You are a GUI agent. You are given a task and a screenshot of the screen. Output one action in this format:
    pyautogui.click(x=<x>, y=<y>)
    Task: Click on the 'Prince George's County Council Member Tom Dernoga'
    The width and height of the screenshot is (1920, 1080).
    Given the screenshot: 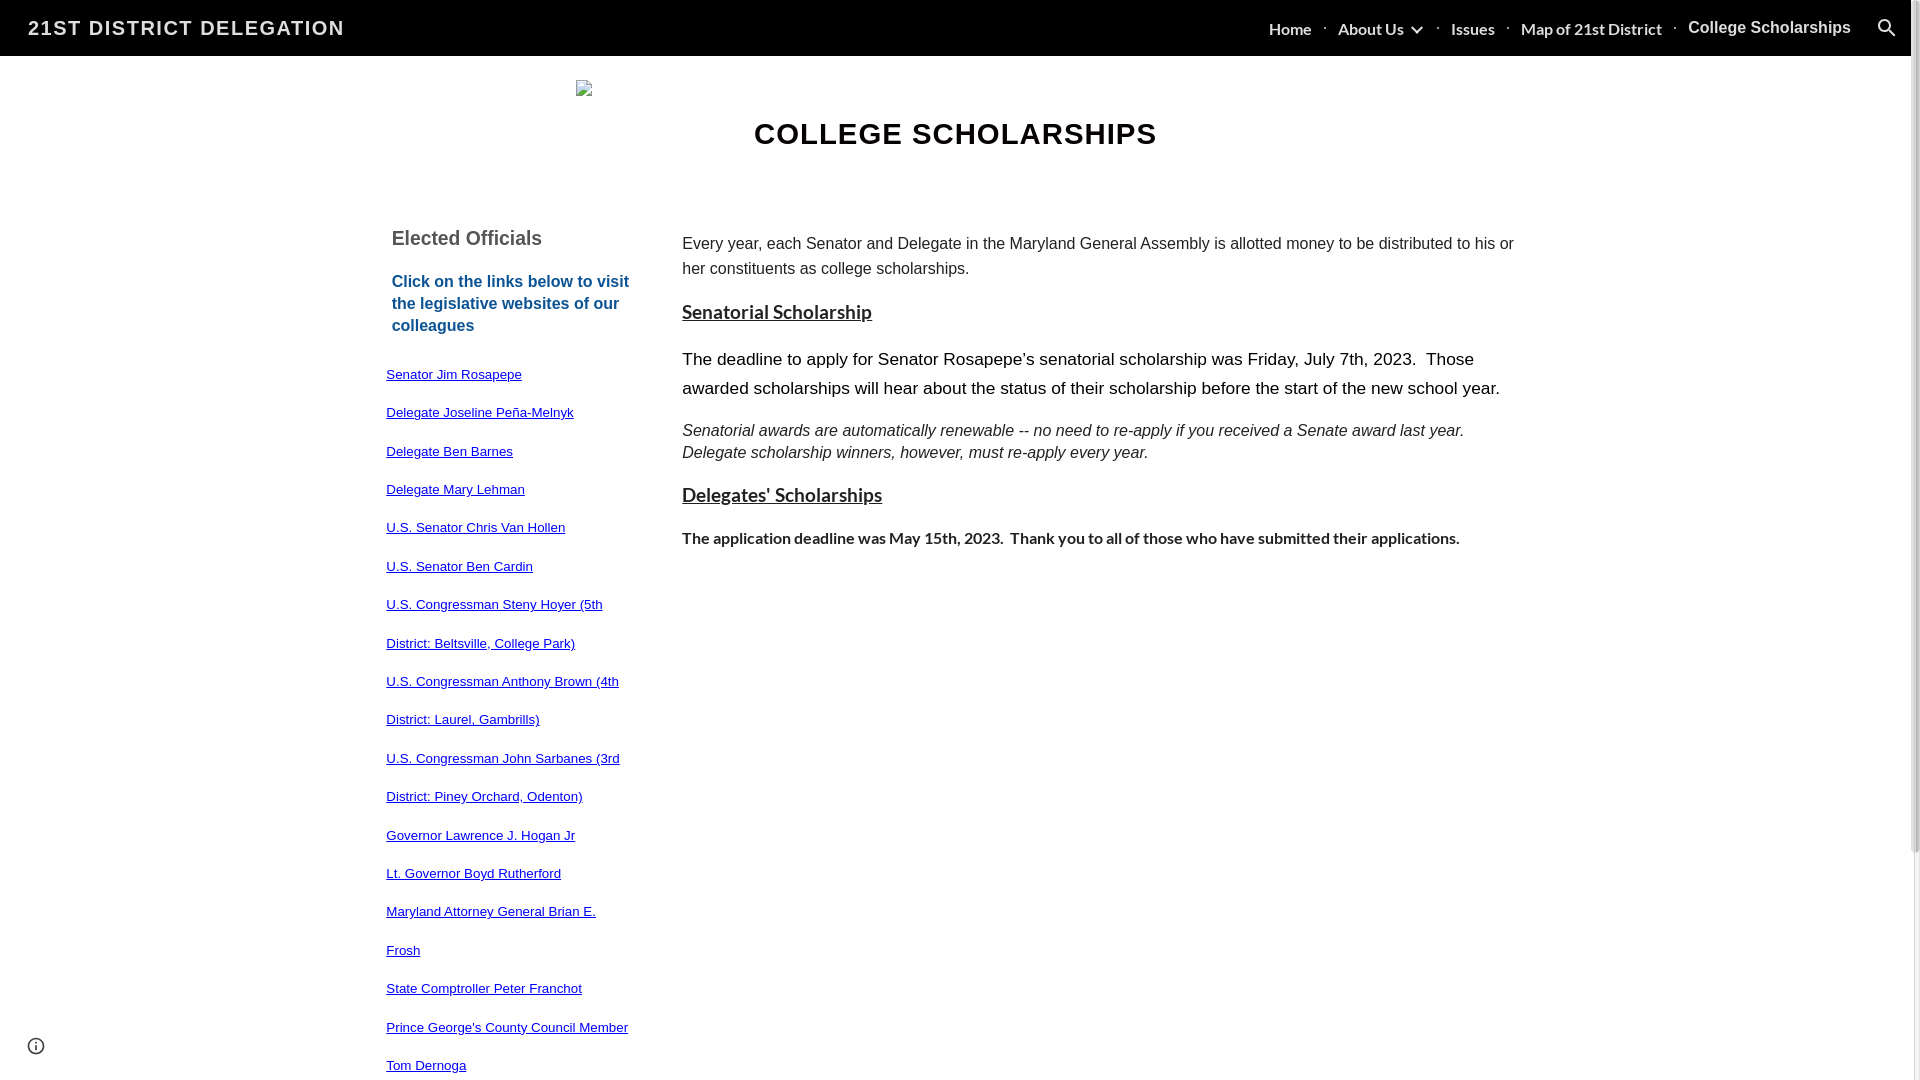 What is the action you would take?
    pyautogui.click(x=507, y=1044)
    